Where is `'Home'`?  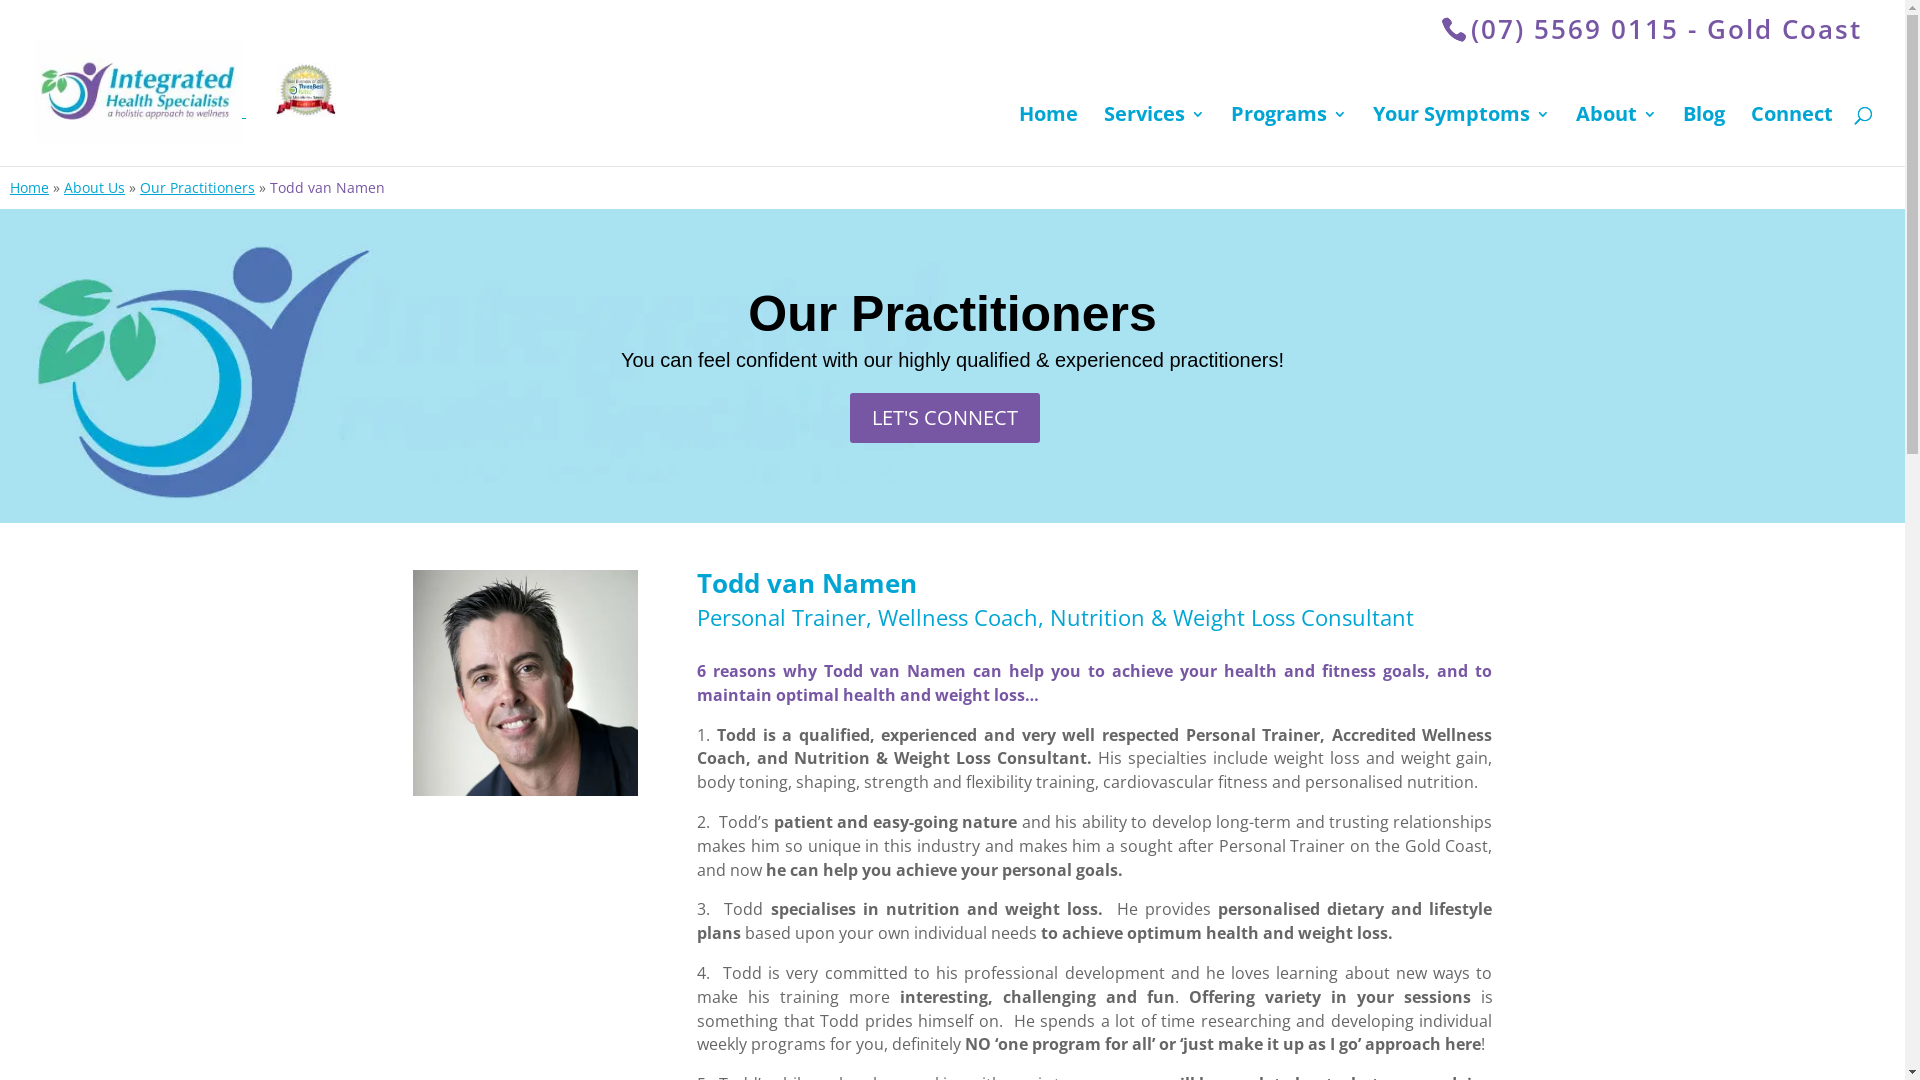
'Home' is located at coordinates (29, 187).